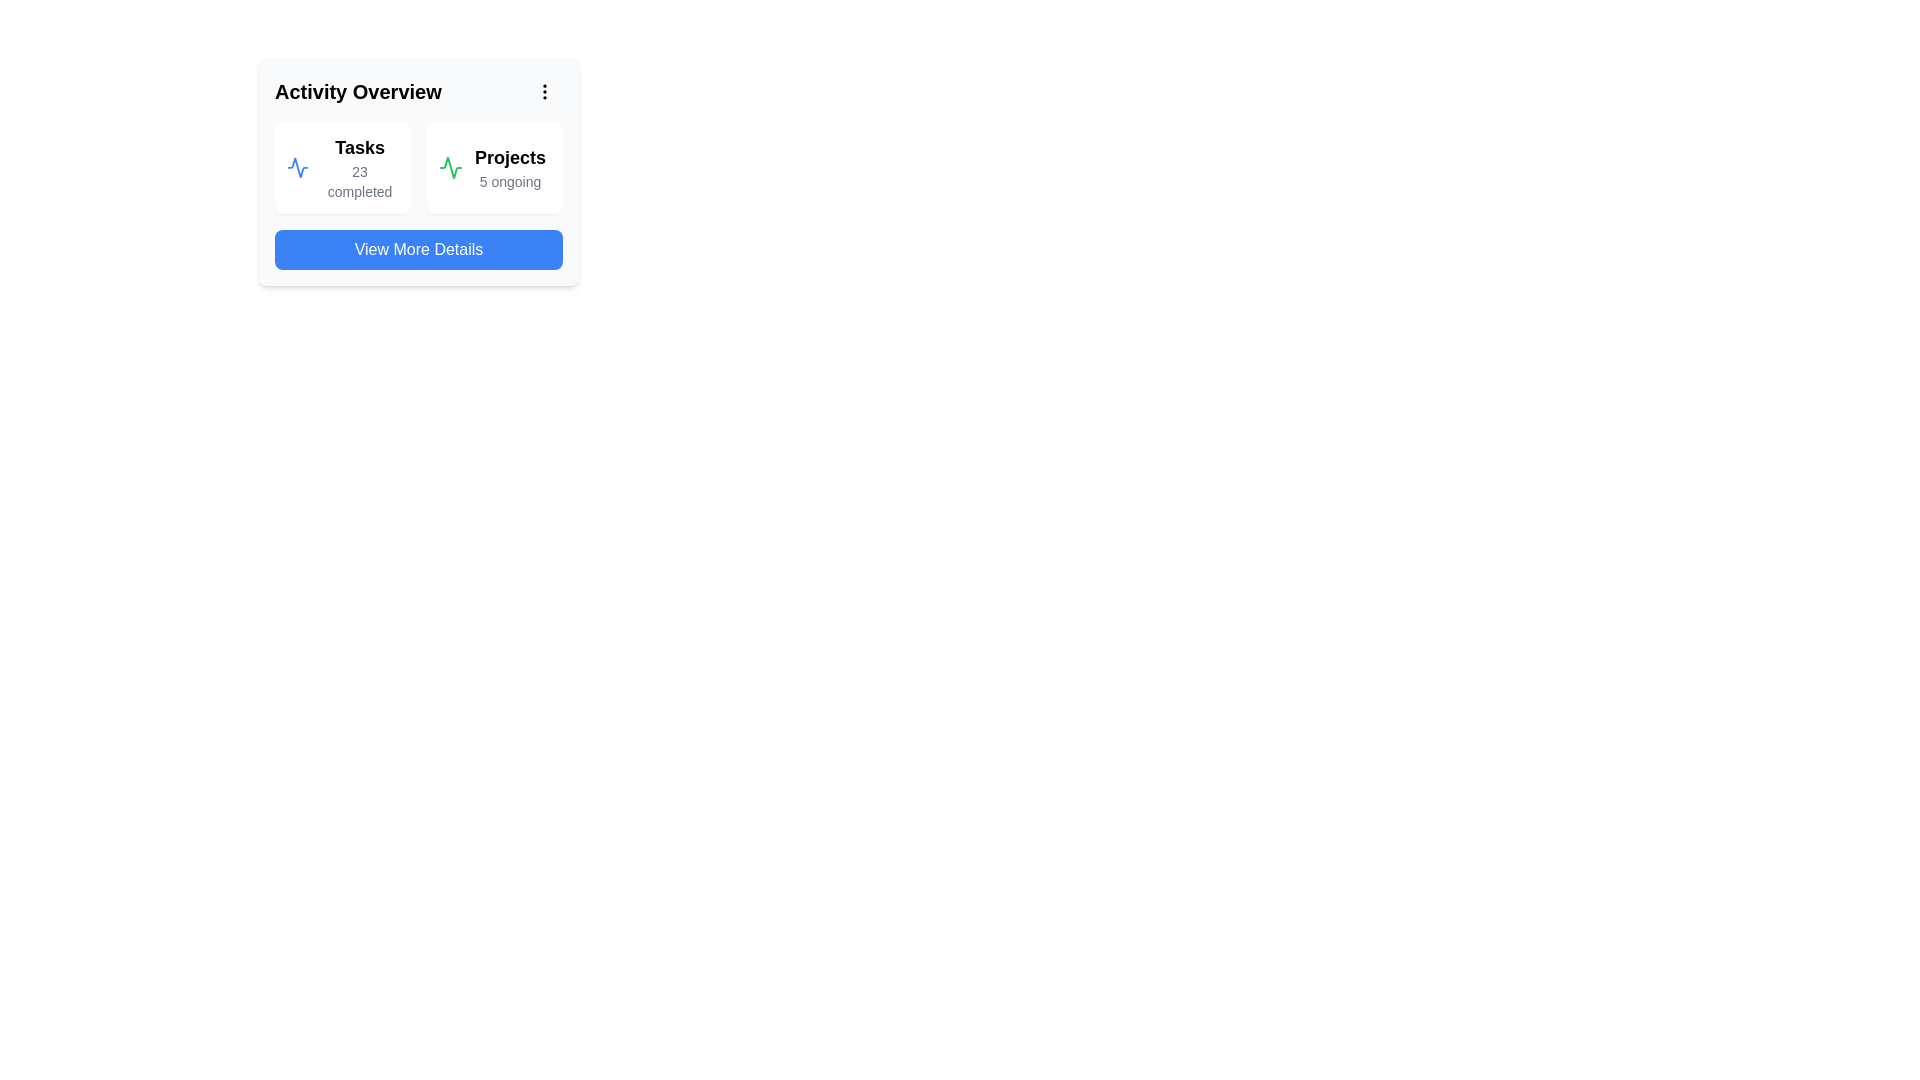 This screenshot has width=1920, height=1080. Describe the element at coordinates (360, 181) in the screenshot. I see `text displayed in the Text Label with the phrase '23 completed', located below the 'Tasks' header in the 'Activity Overview' card interface` at that location.